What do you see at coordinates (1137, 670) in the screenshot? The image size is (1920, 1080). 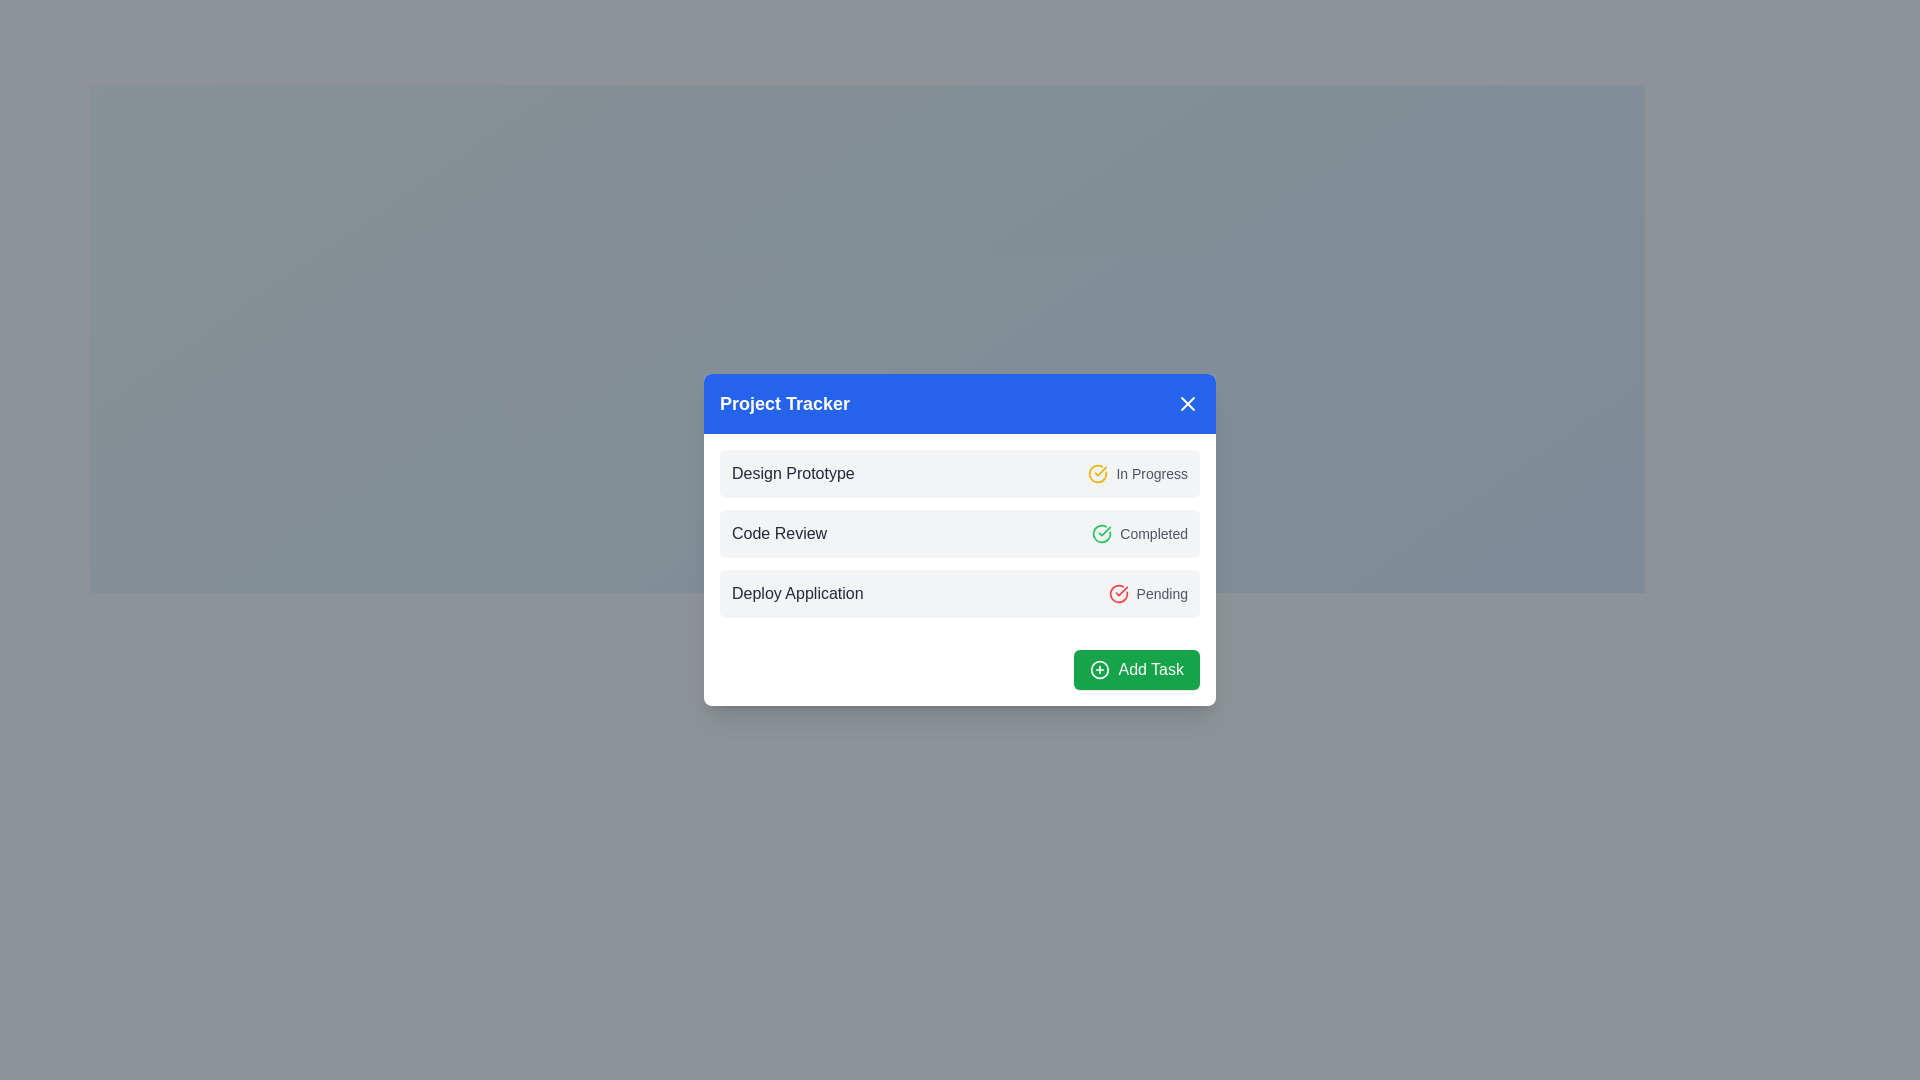 I see `the 'Add Task' button` at bounding box center [1137, 670].